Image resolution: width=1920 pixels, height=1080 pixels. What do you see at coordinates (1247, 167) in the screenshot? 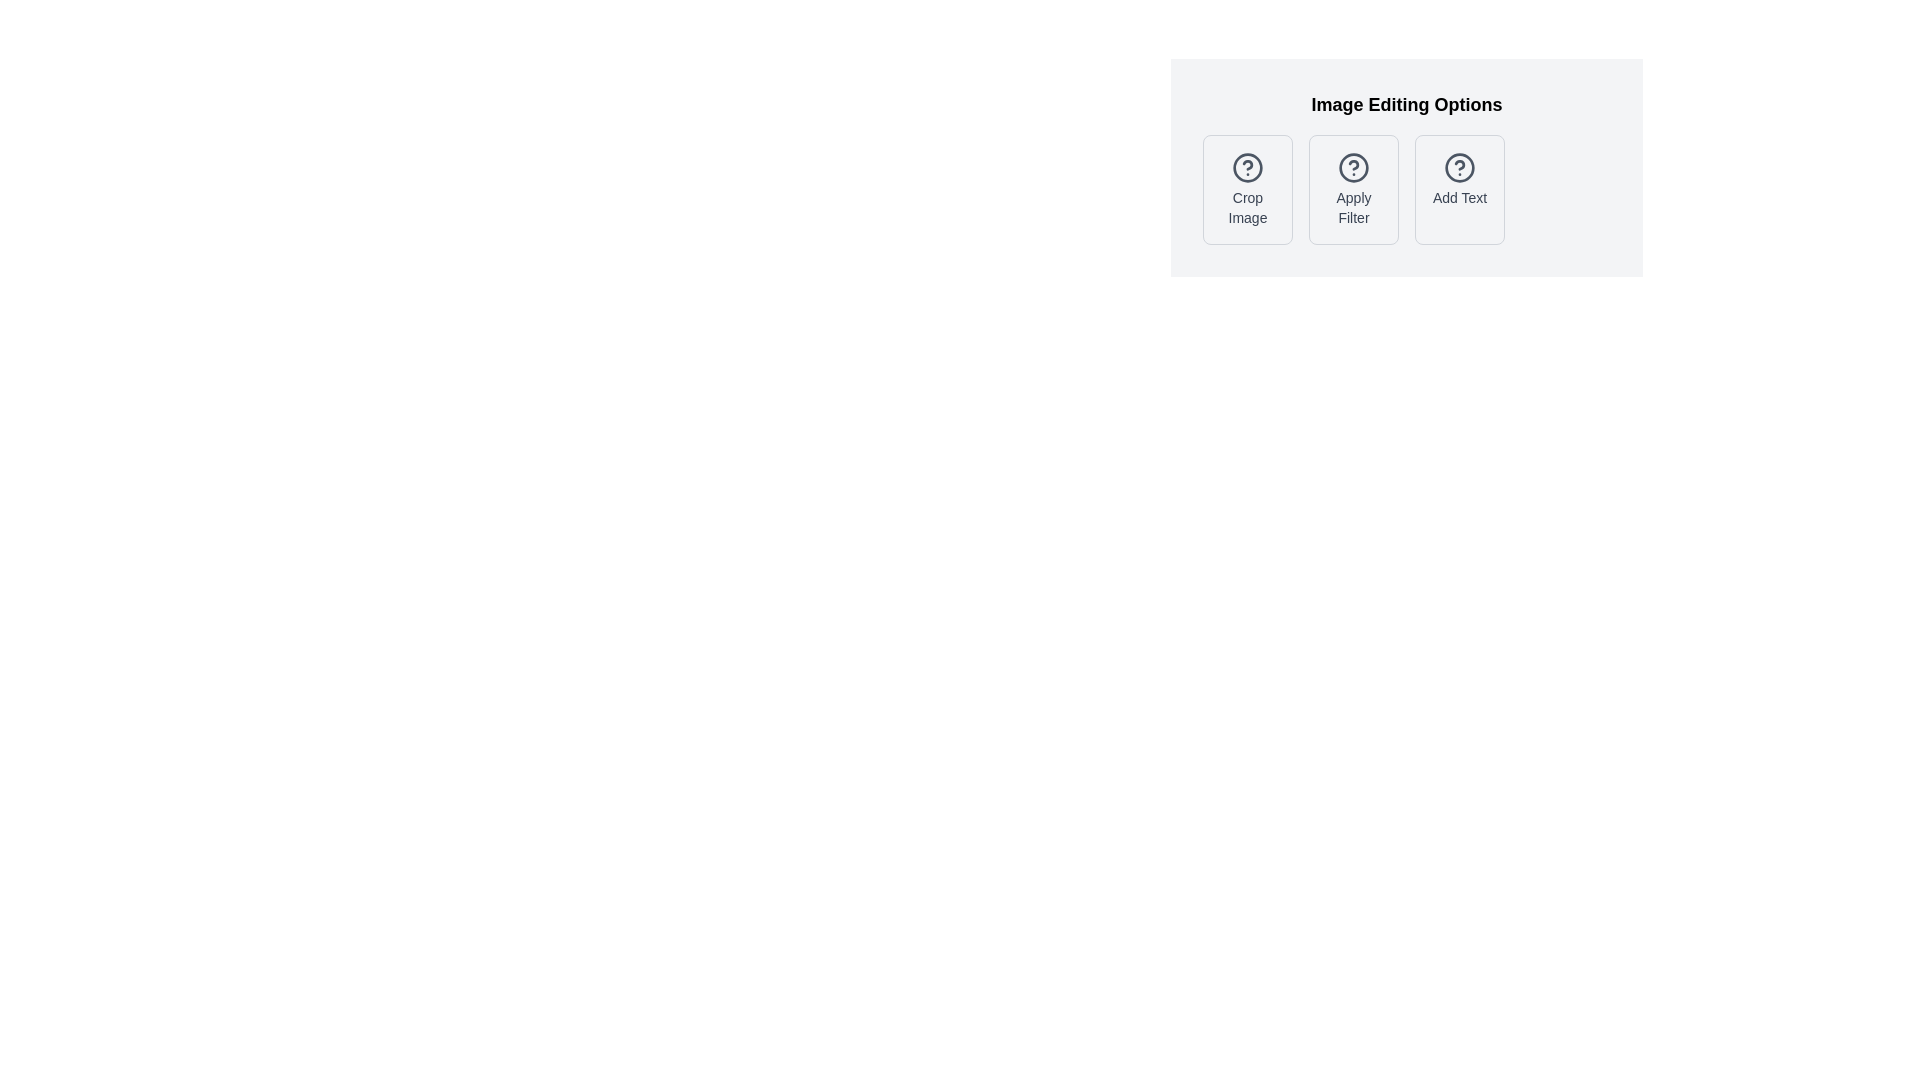
I see `the gray SVG icon with a question mark symbol located in the first column of the 'Image Editing Options' row, above the 'Crop Image' label` at bounding box center [1247, 167].